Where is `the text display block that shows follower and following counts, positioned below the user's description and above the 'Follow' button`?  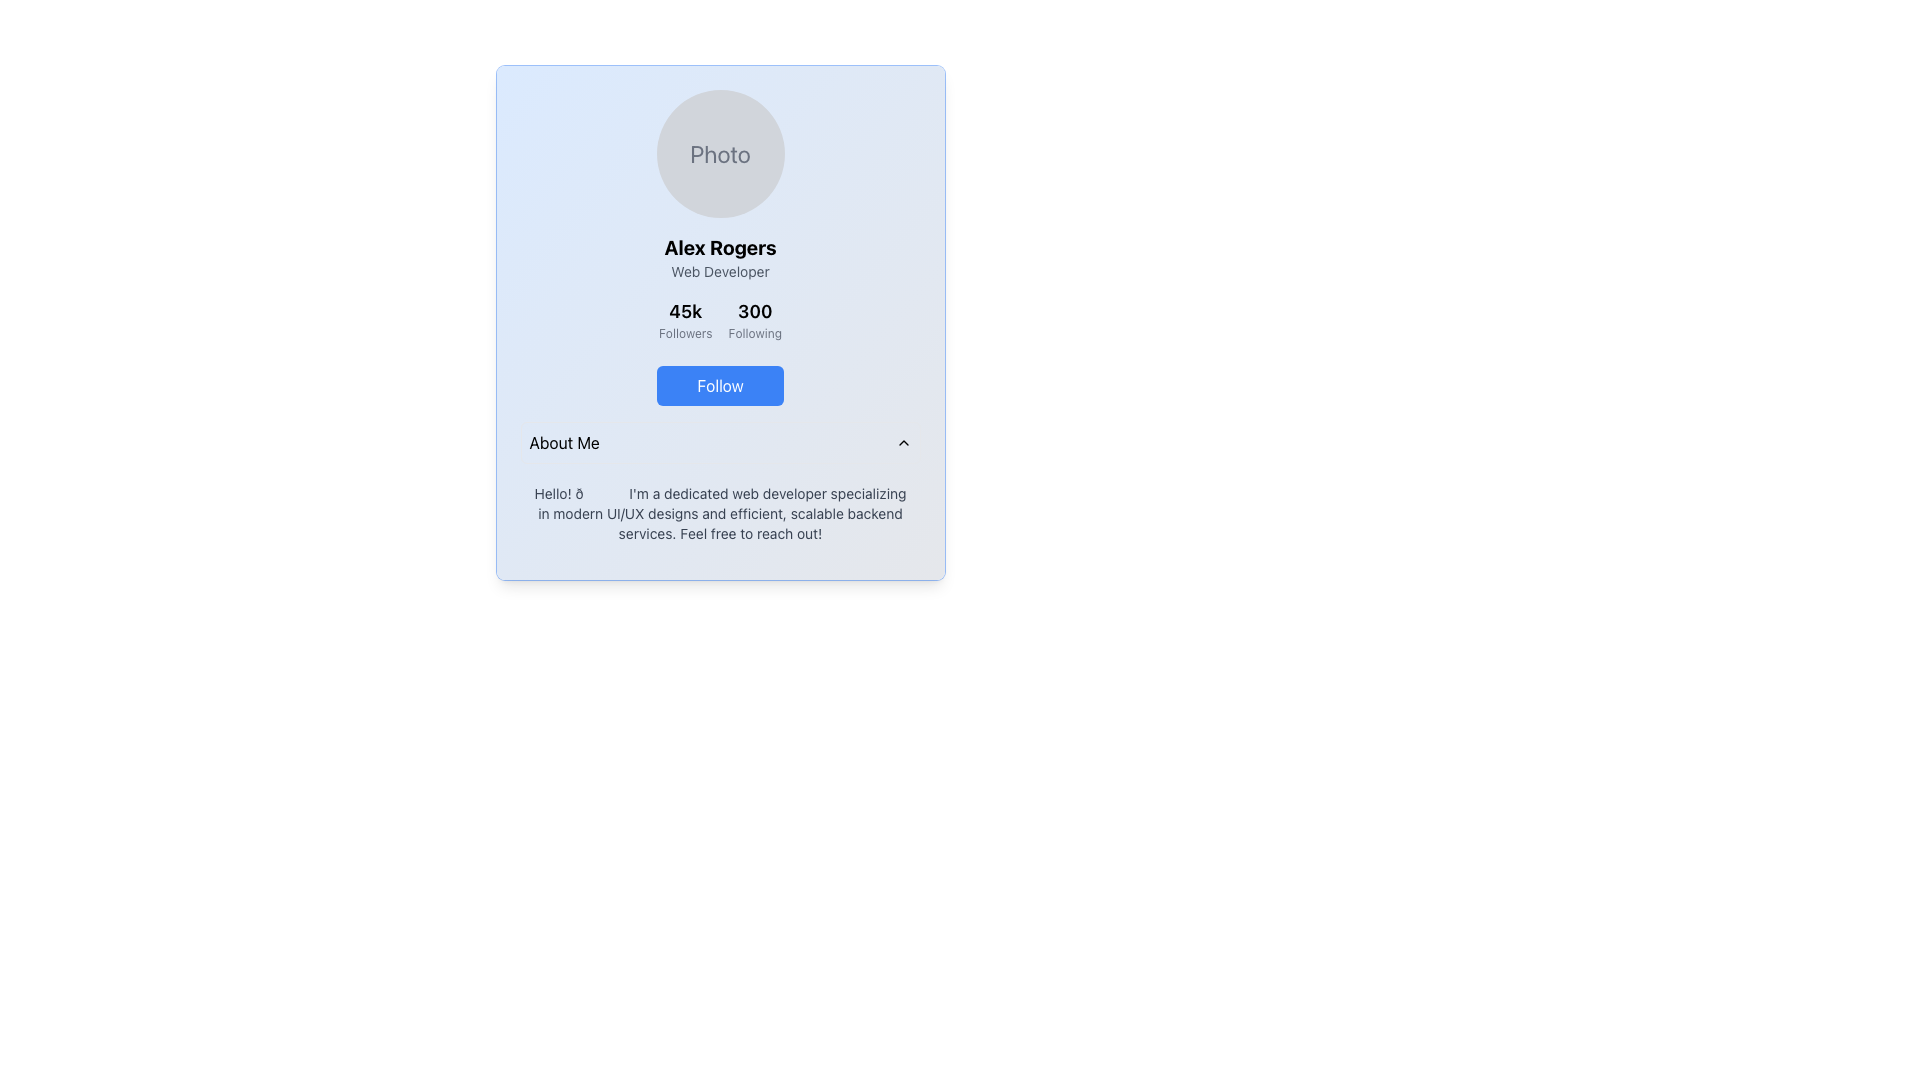
the text display block that shows follower and following counts, positioned below the user's description and above the 'Follow' button is located at coordinates (720, 319).